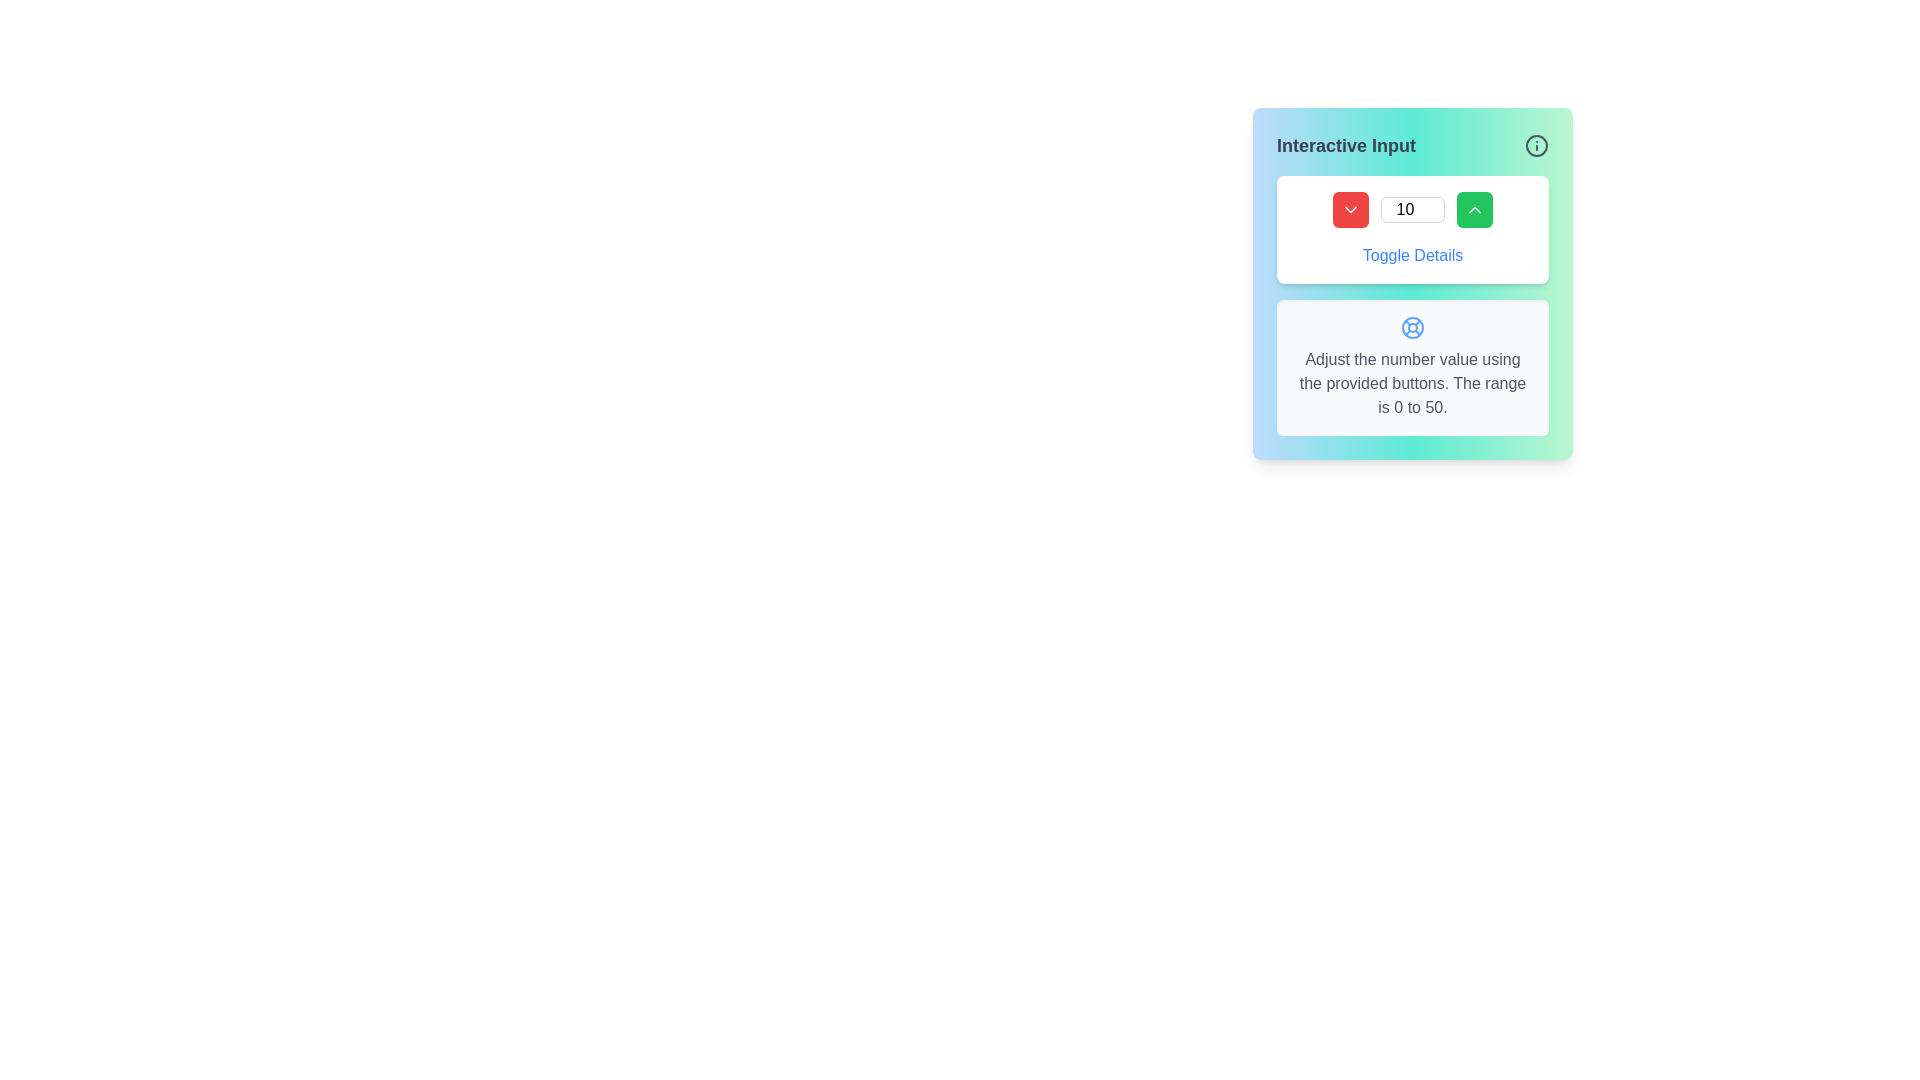 The height and width of the screenshot is (1080, 1920). I want to click on the hyperlink or text button located in the middle of the interface, so click(1411, 254).